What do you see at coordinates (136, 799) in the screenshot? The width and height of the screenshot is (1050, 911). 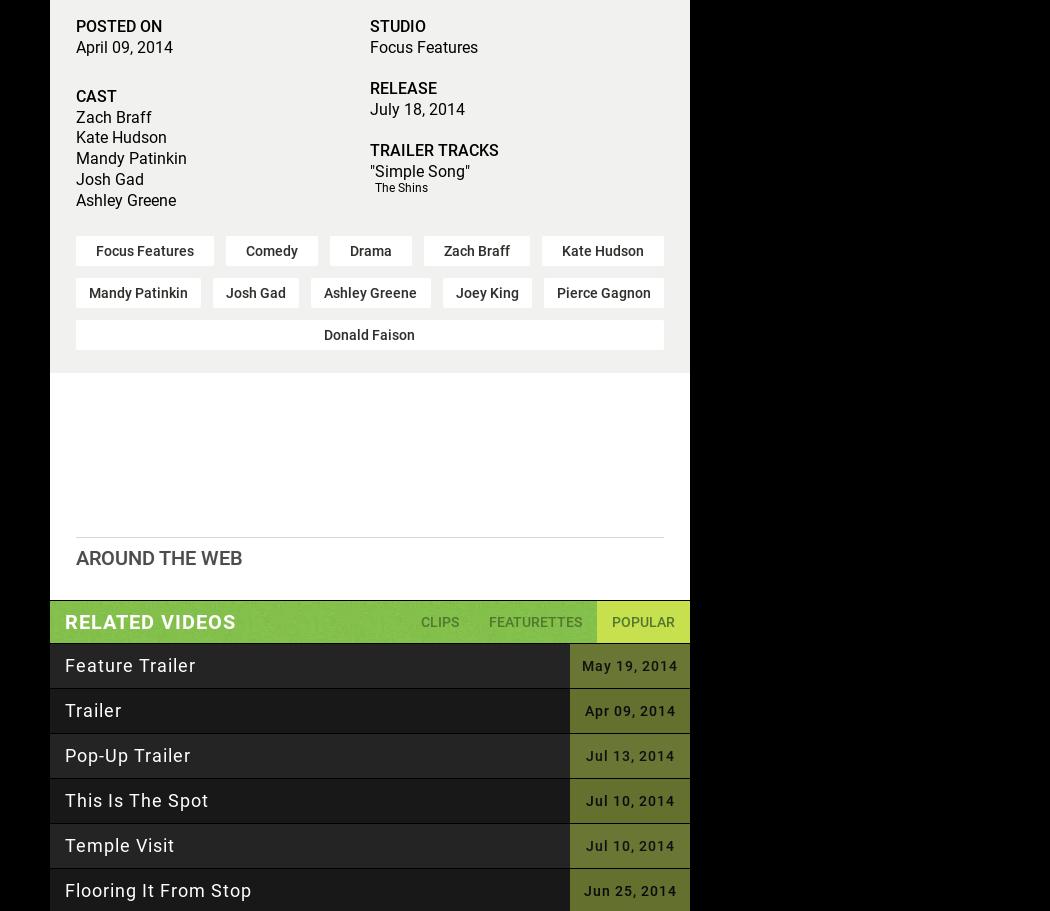 I see `'This is the Spot'` at bounding box center [136, 799].